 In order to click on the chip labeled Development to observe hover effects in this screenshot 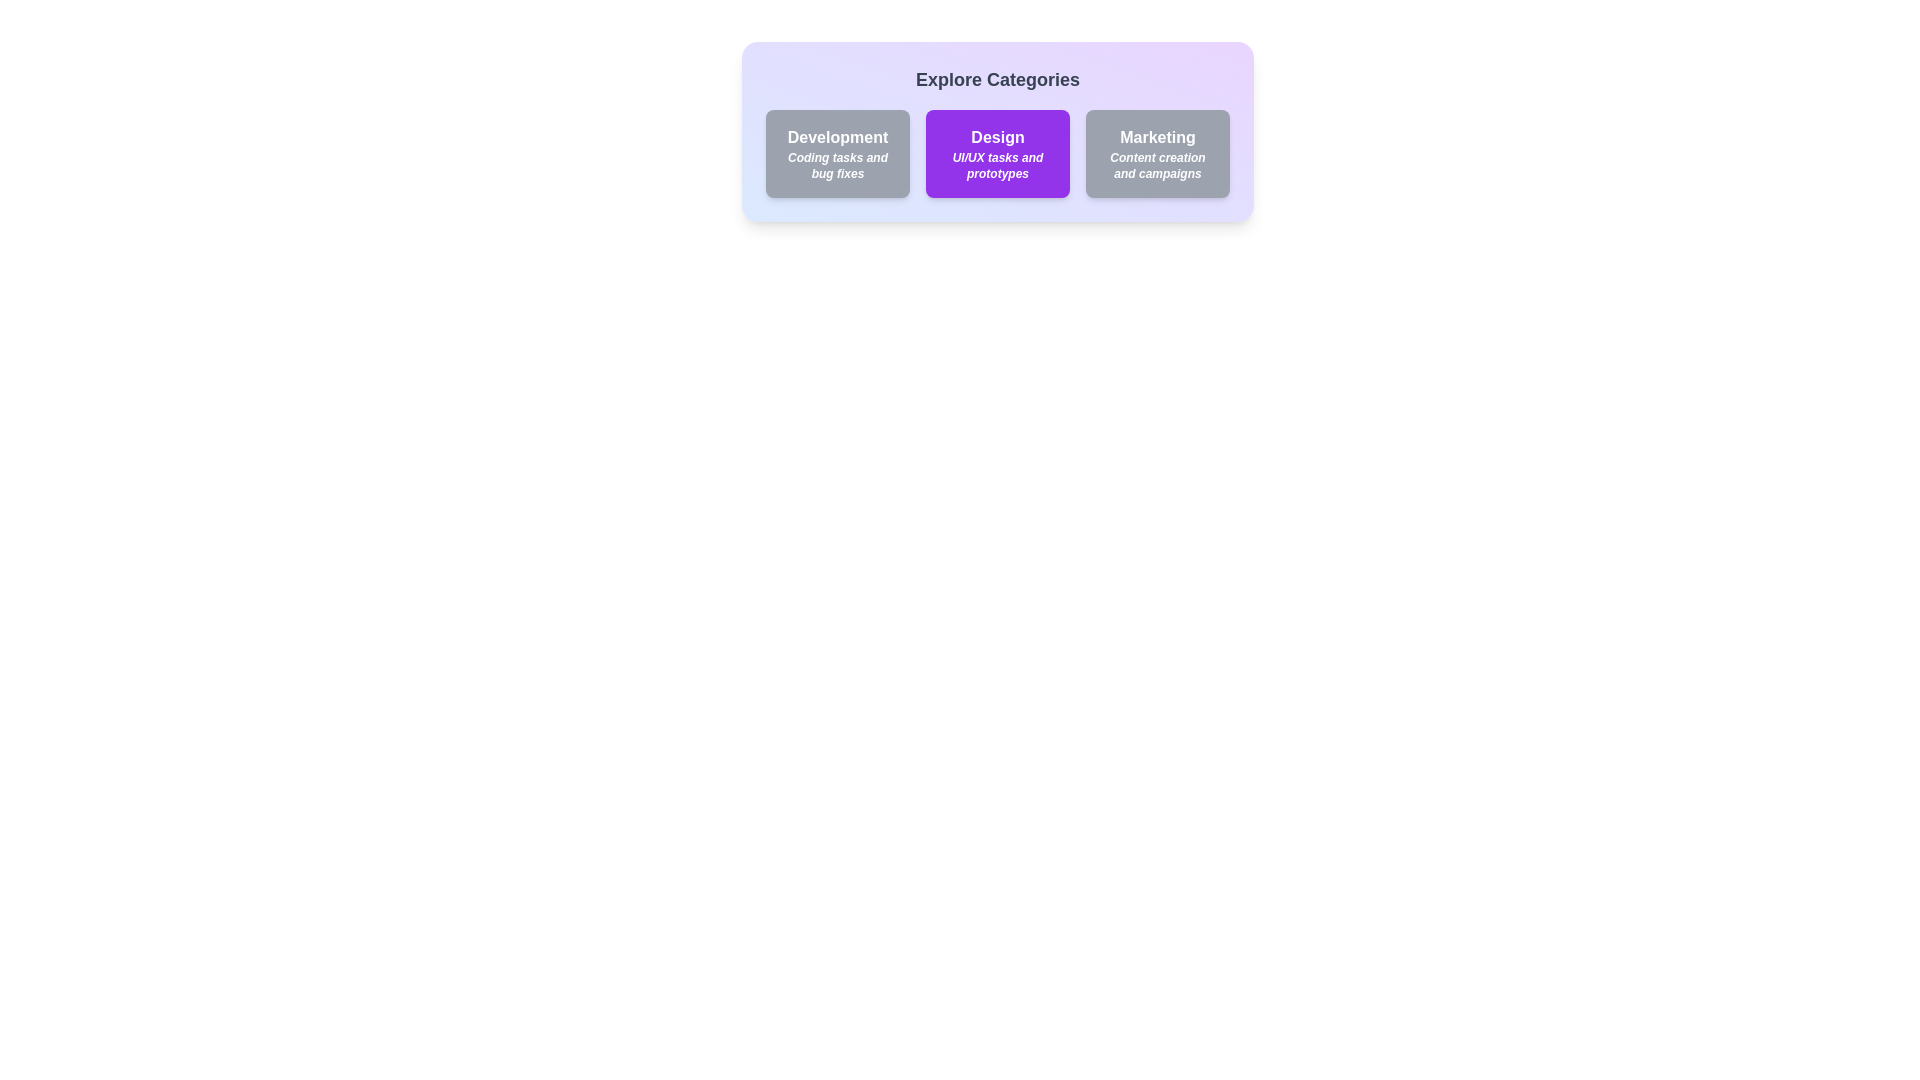, I will do `click(838, 153)`.